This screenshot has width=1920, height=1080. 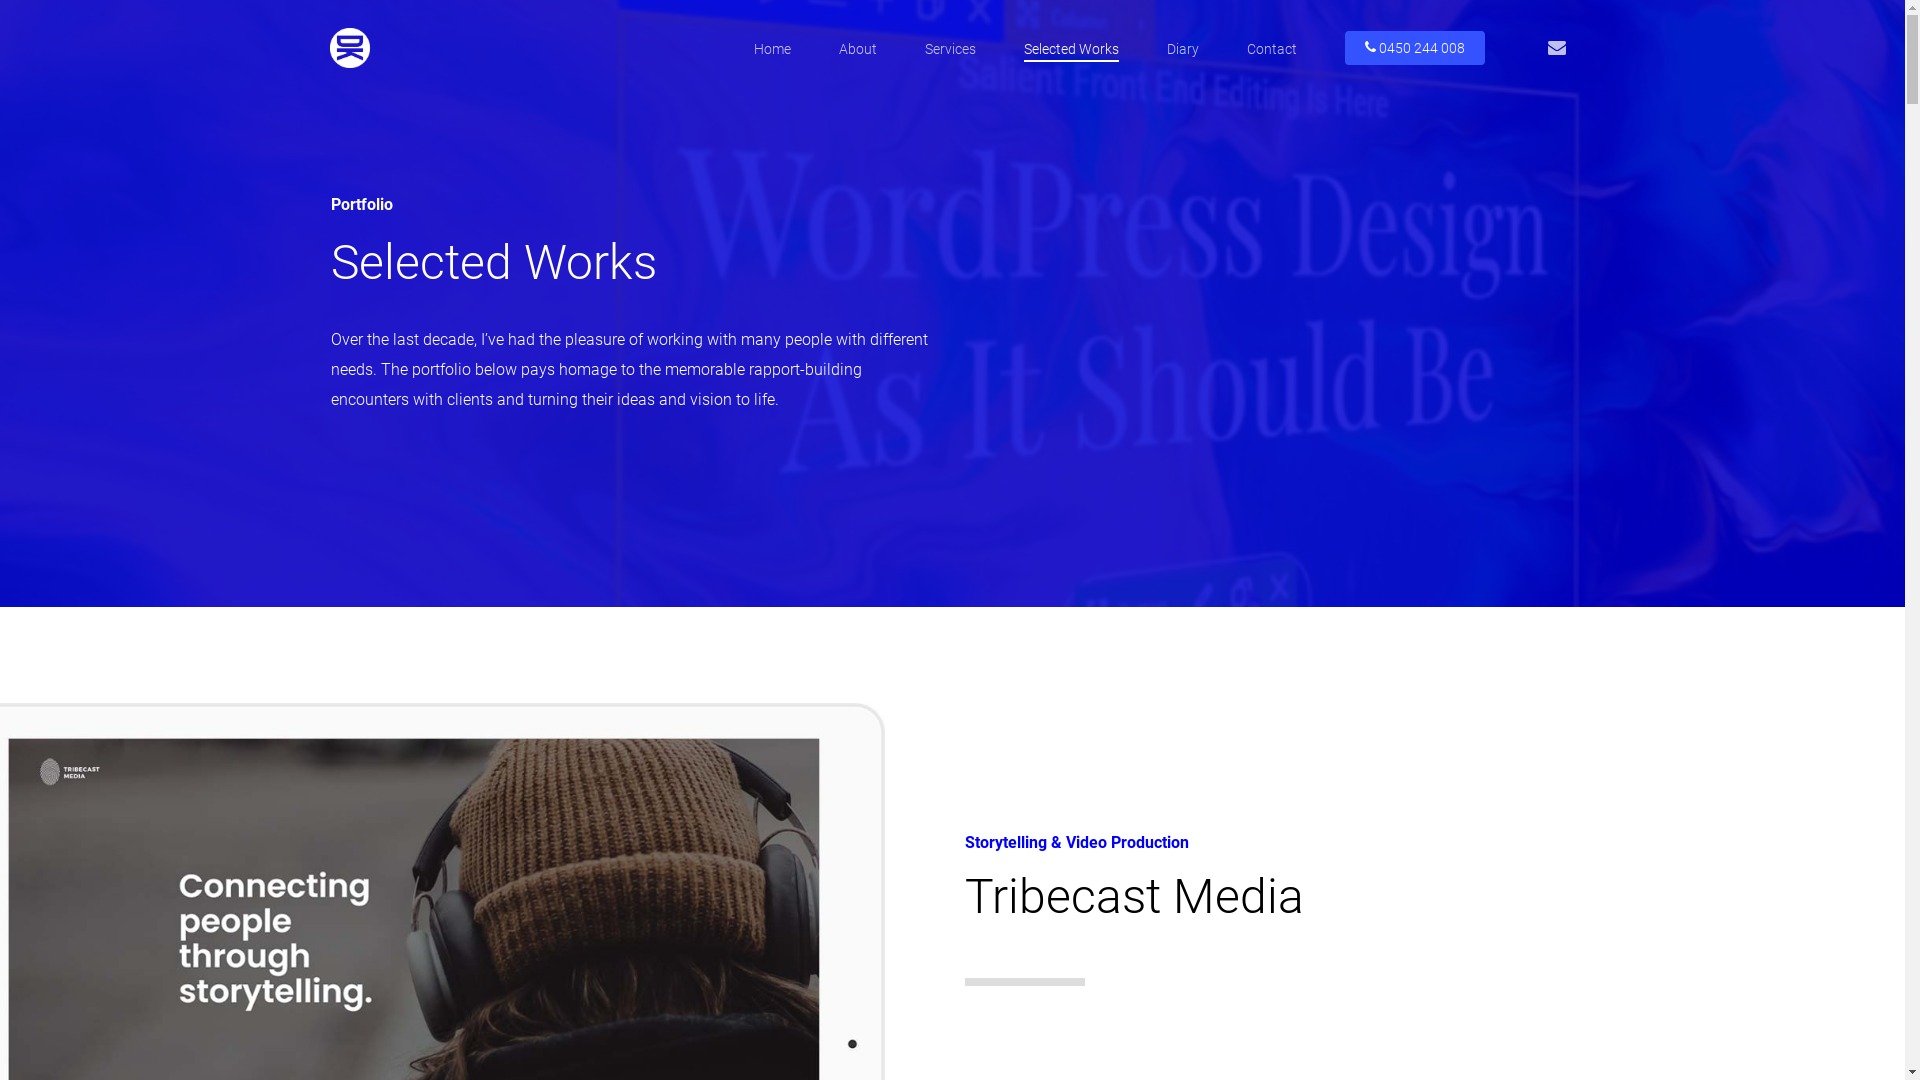 I want to click on 'Contact', so click(x=1271, y=48).